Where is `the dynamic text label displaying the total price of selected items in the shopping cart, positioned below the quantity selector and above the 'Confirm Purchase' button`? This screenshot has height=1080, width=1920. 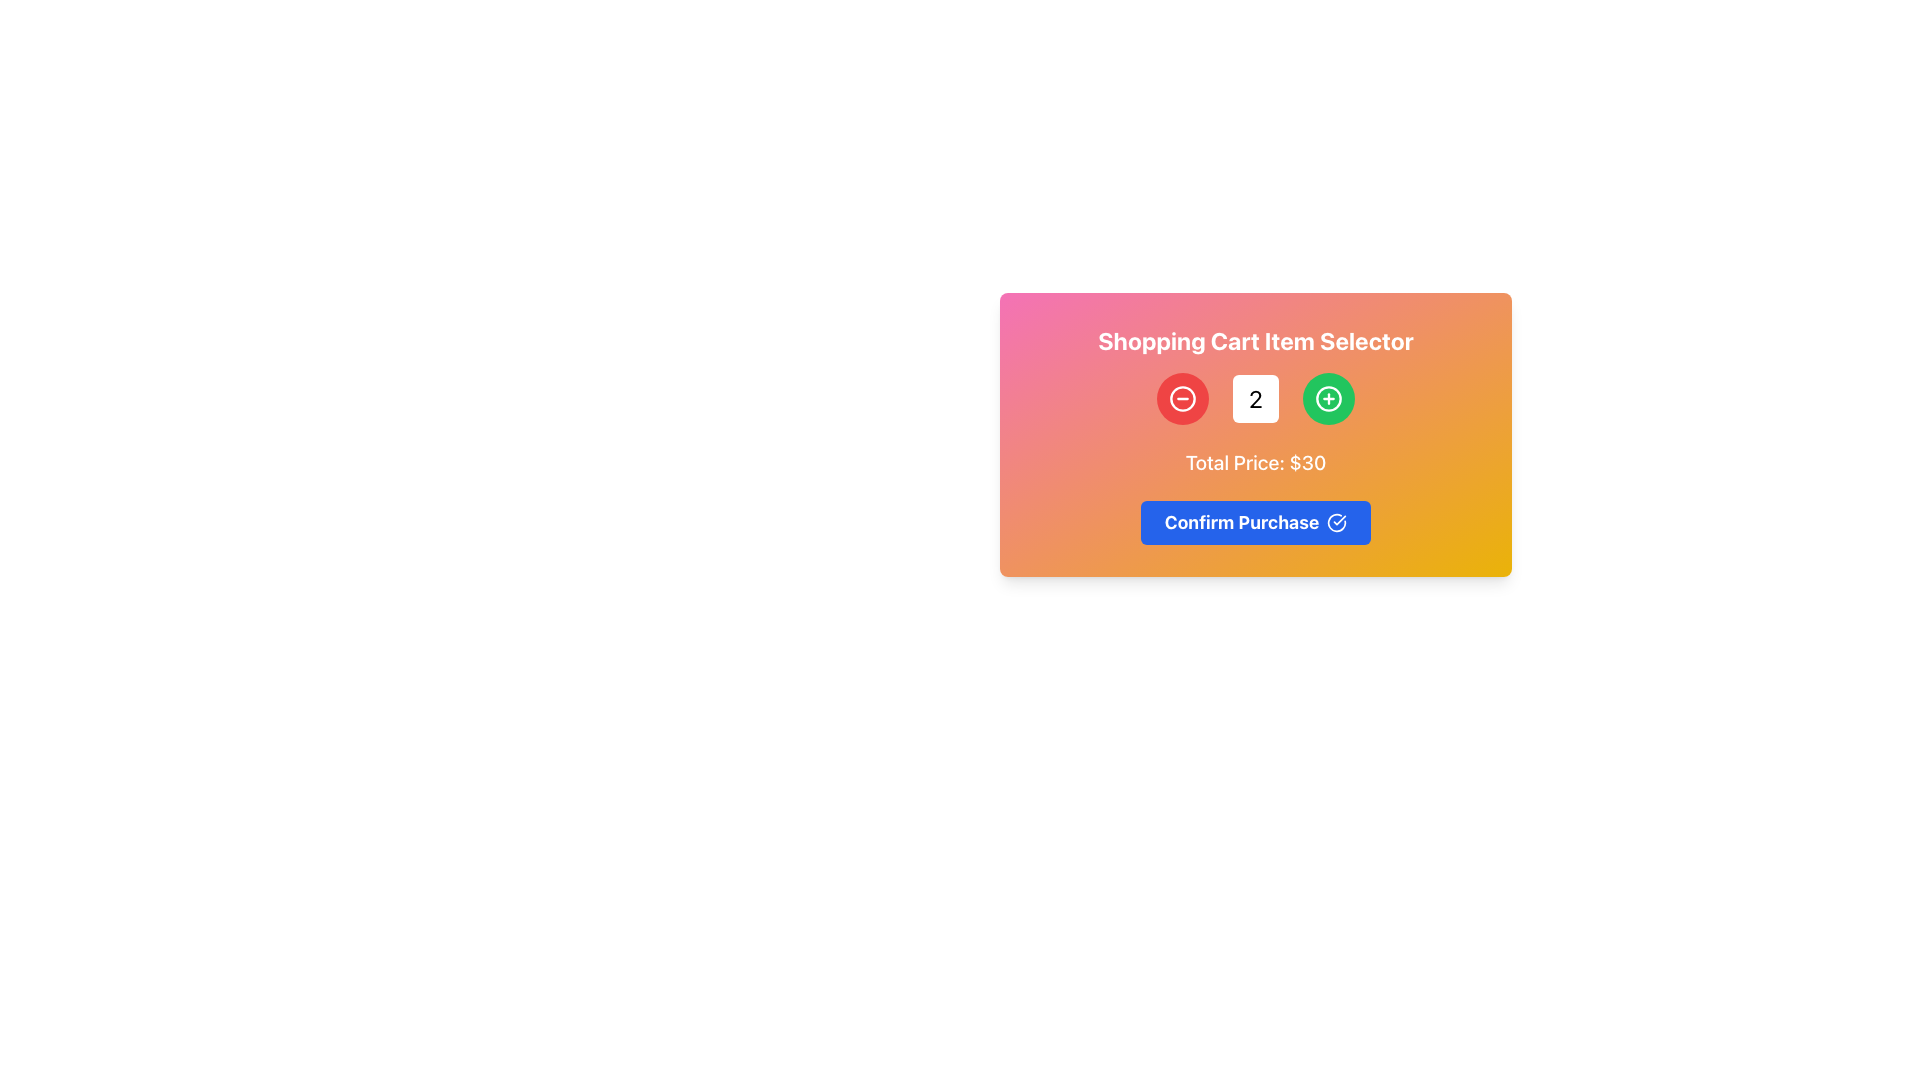
the dynamic text label displaying the total price of selected items in the shopping cart, positioned below the quantity selector and above the 'Confirm Purchase' button is located at coordinates (1255, 462).